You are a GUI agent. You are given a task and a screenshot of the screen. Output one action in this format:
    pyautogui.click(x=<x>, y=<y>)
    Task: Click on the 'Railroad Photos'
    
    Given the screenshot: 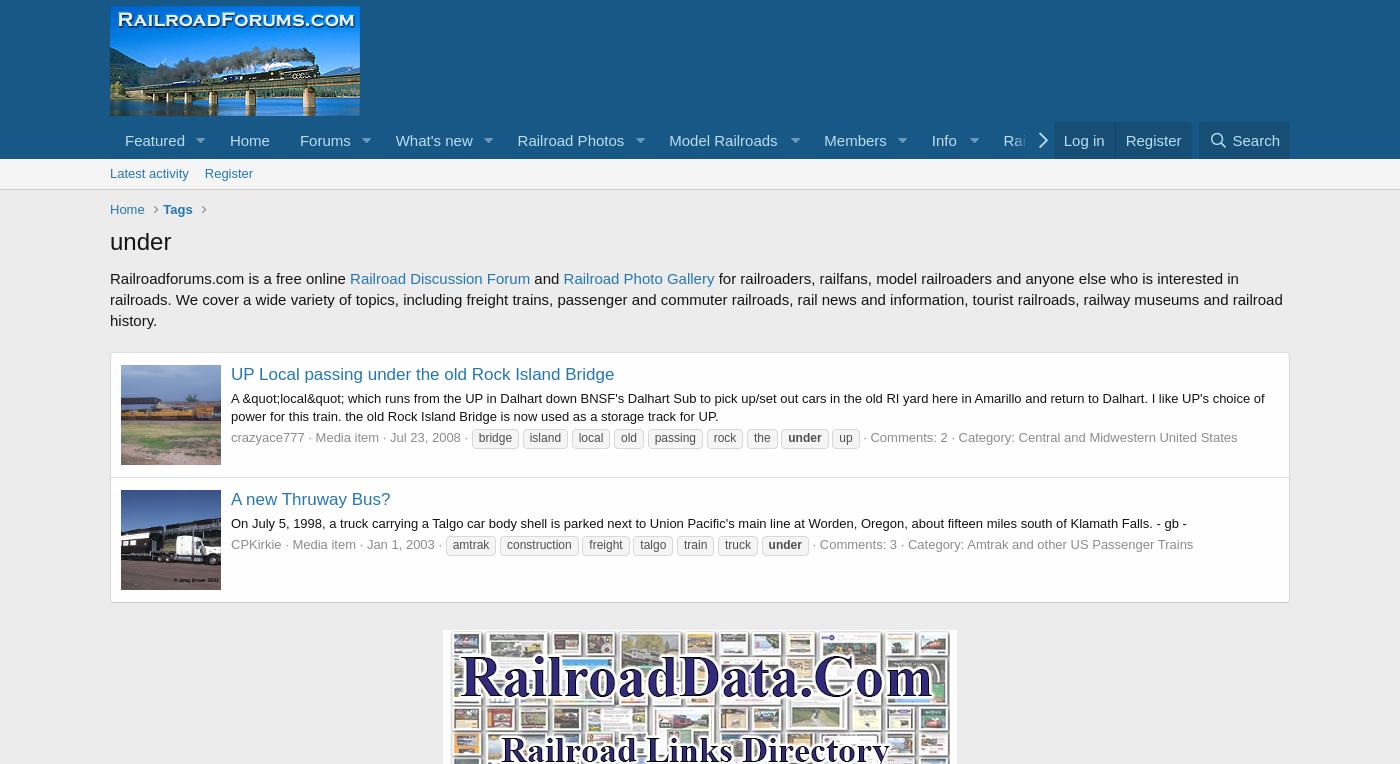 What is the action you would take?
    pyautogui.click(x=570, y=139)
    